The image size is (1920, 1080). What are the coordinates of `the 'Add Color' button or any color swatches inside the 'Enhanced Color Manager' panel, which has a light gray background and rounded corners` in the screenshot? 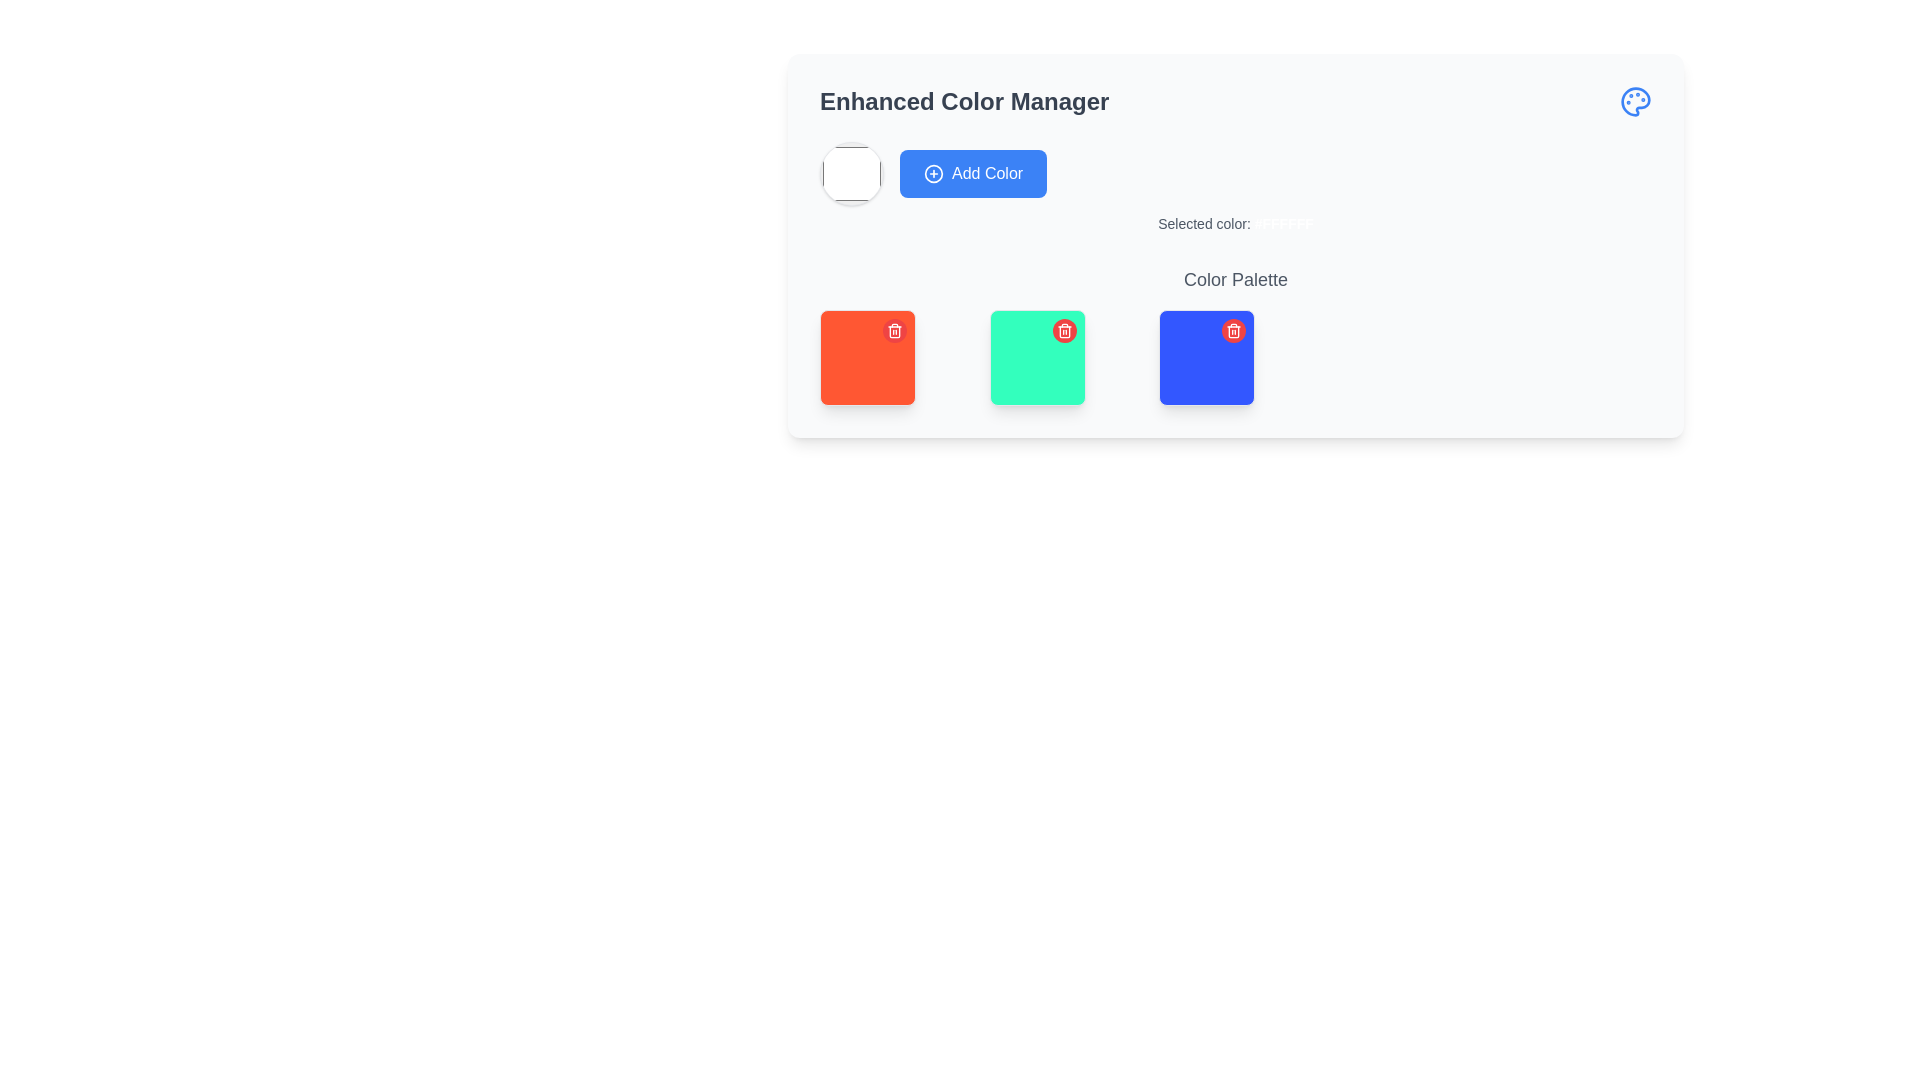 It's located at (1235, 245).